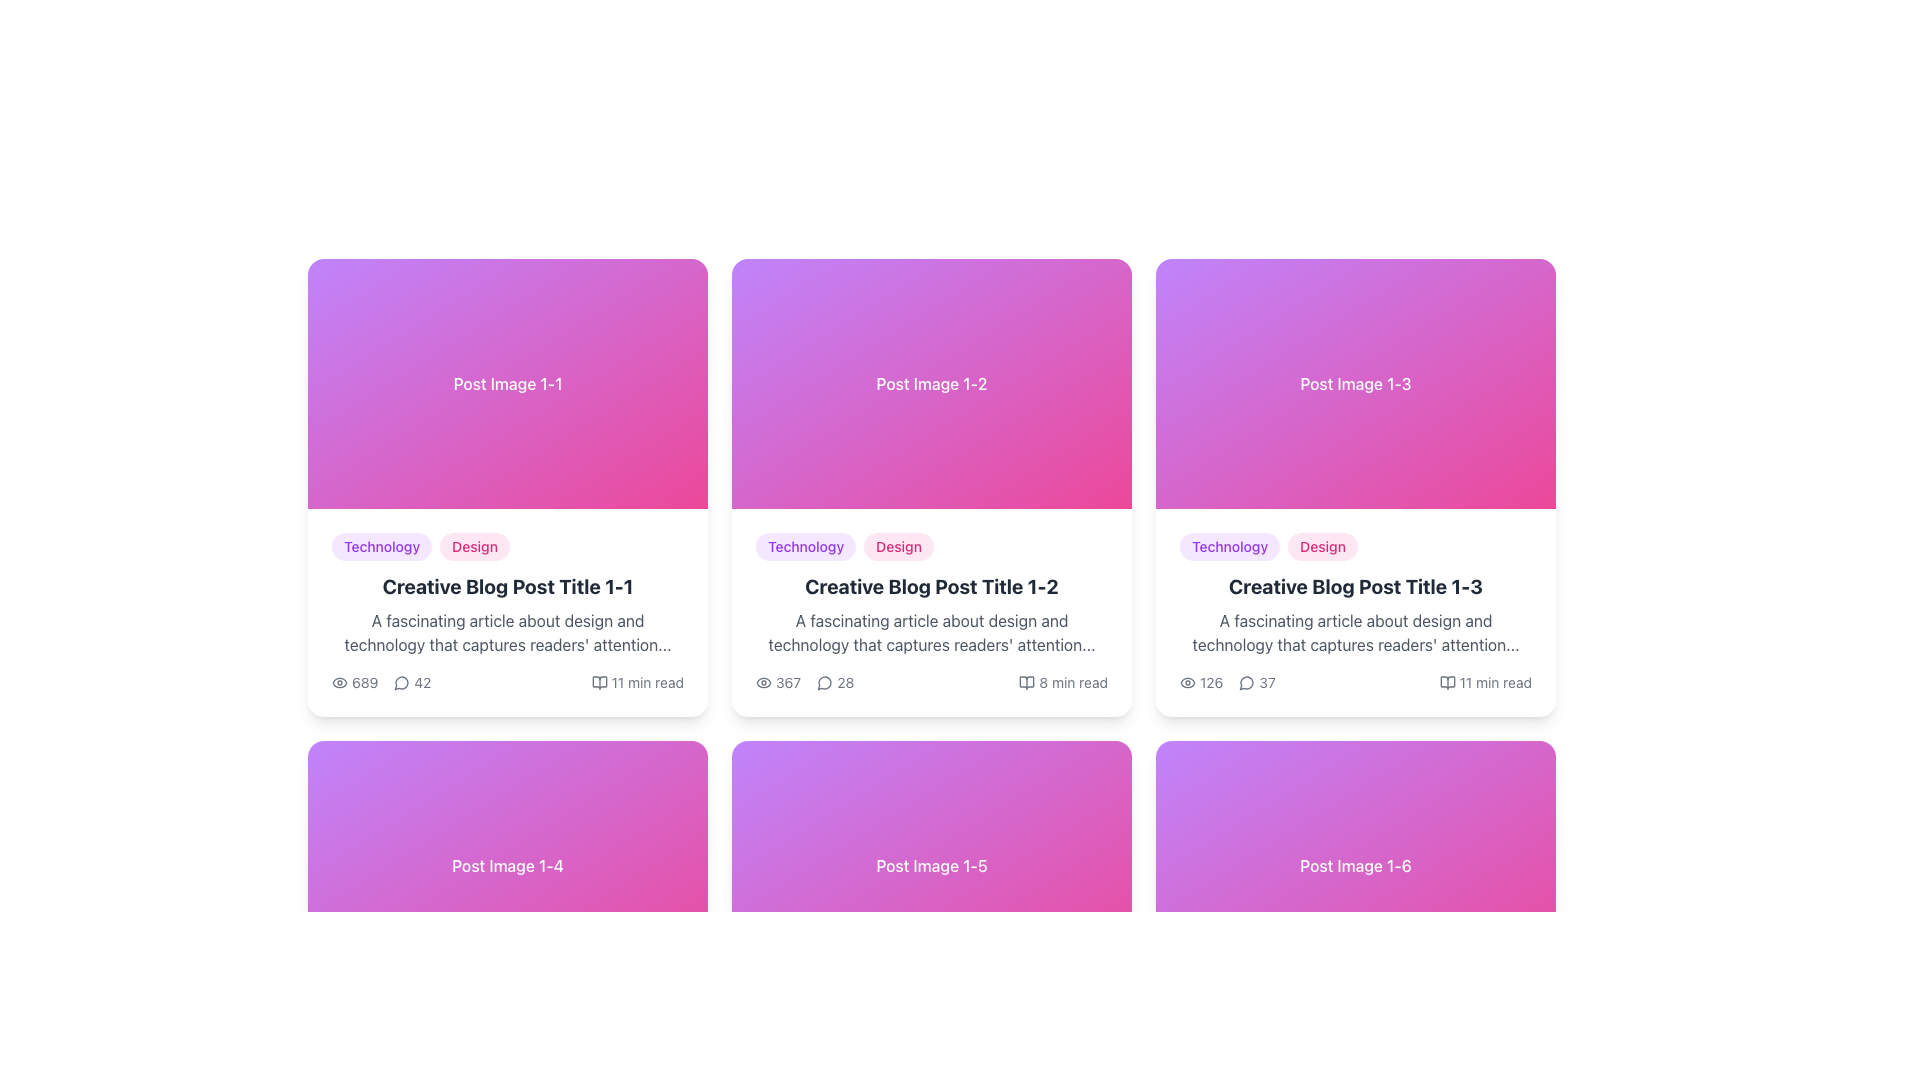 The image size is (1920, 1080). What do you see at coordinates (401, 681) in the screenshot?
I see `the Comment Icon, a small circular icon with a speech bubble outline, positioned next` at bounding box center [401, 681].